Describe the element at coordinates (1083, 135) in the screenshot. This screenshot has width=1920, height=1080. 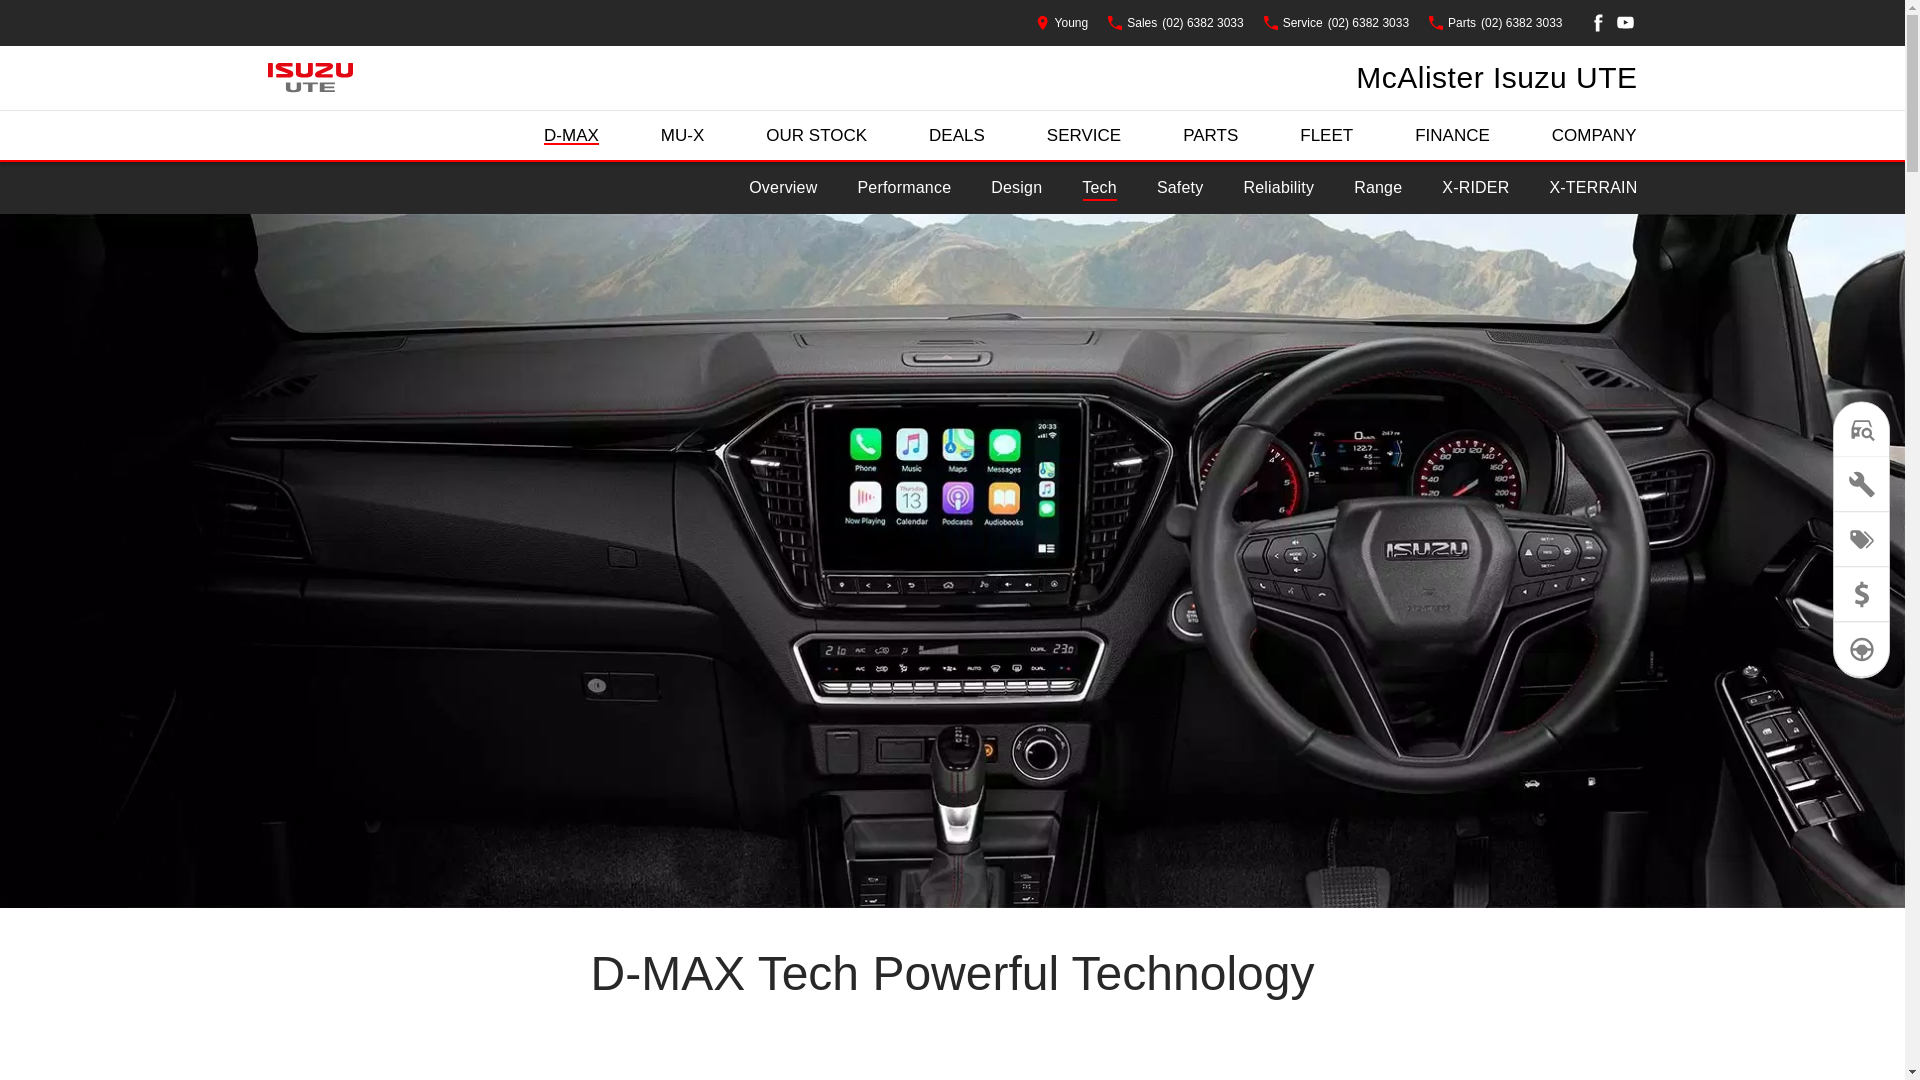
I see `'SERVICE'` at that location.